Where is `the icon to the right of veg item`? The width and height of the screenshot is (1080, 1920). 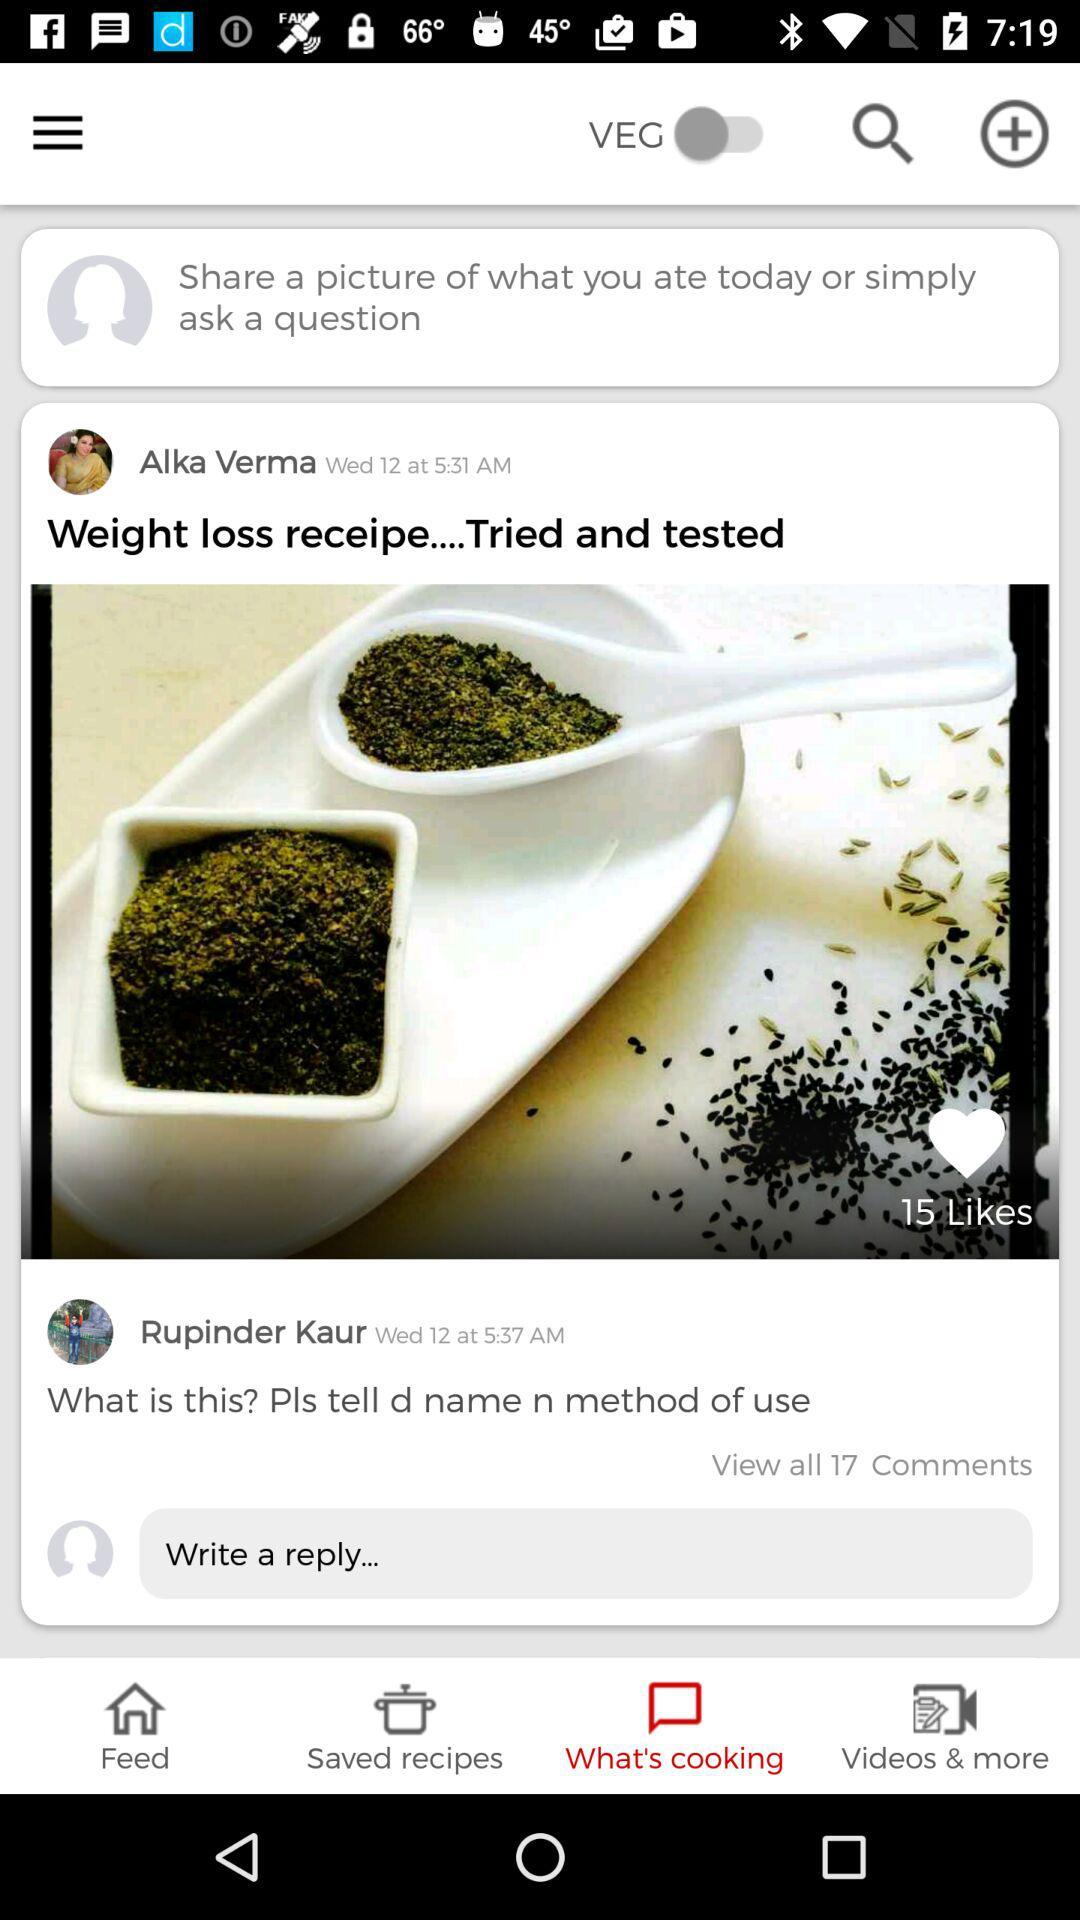
the icon to the right of veg item is located at coordinates (882, 132).